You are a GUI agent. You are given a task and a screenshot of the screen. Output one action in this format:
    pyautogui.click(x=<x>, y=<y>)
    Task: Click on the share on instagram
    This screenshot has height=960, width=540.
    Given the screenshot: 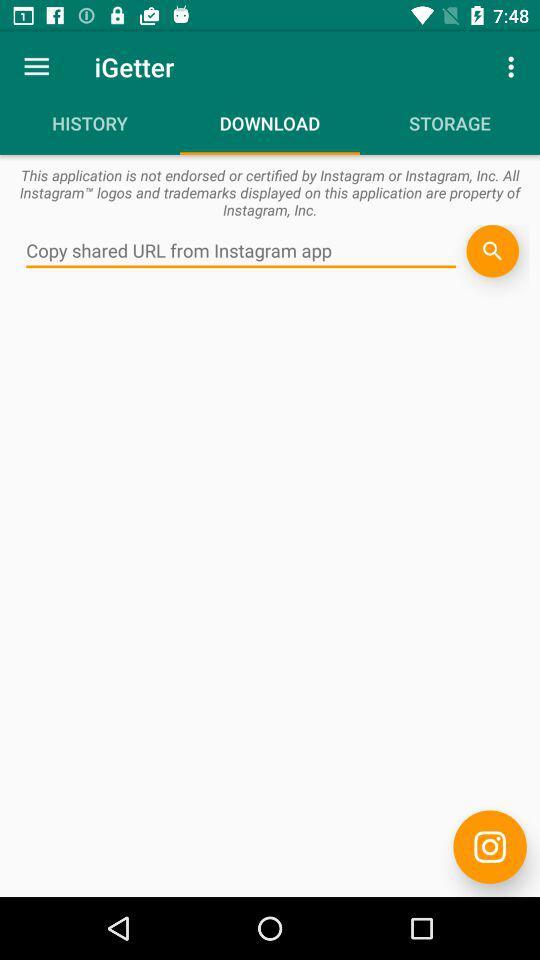 What is the action you would take?
    pyautogui.click(x=489, y=846)
    